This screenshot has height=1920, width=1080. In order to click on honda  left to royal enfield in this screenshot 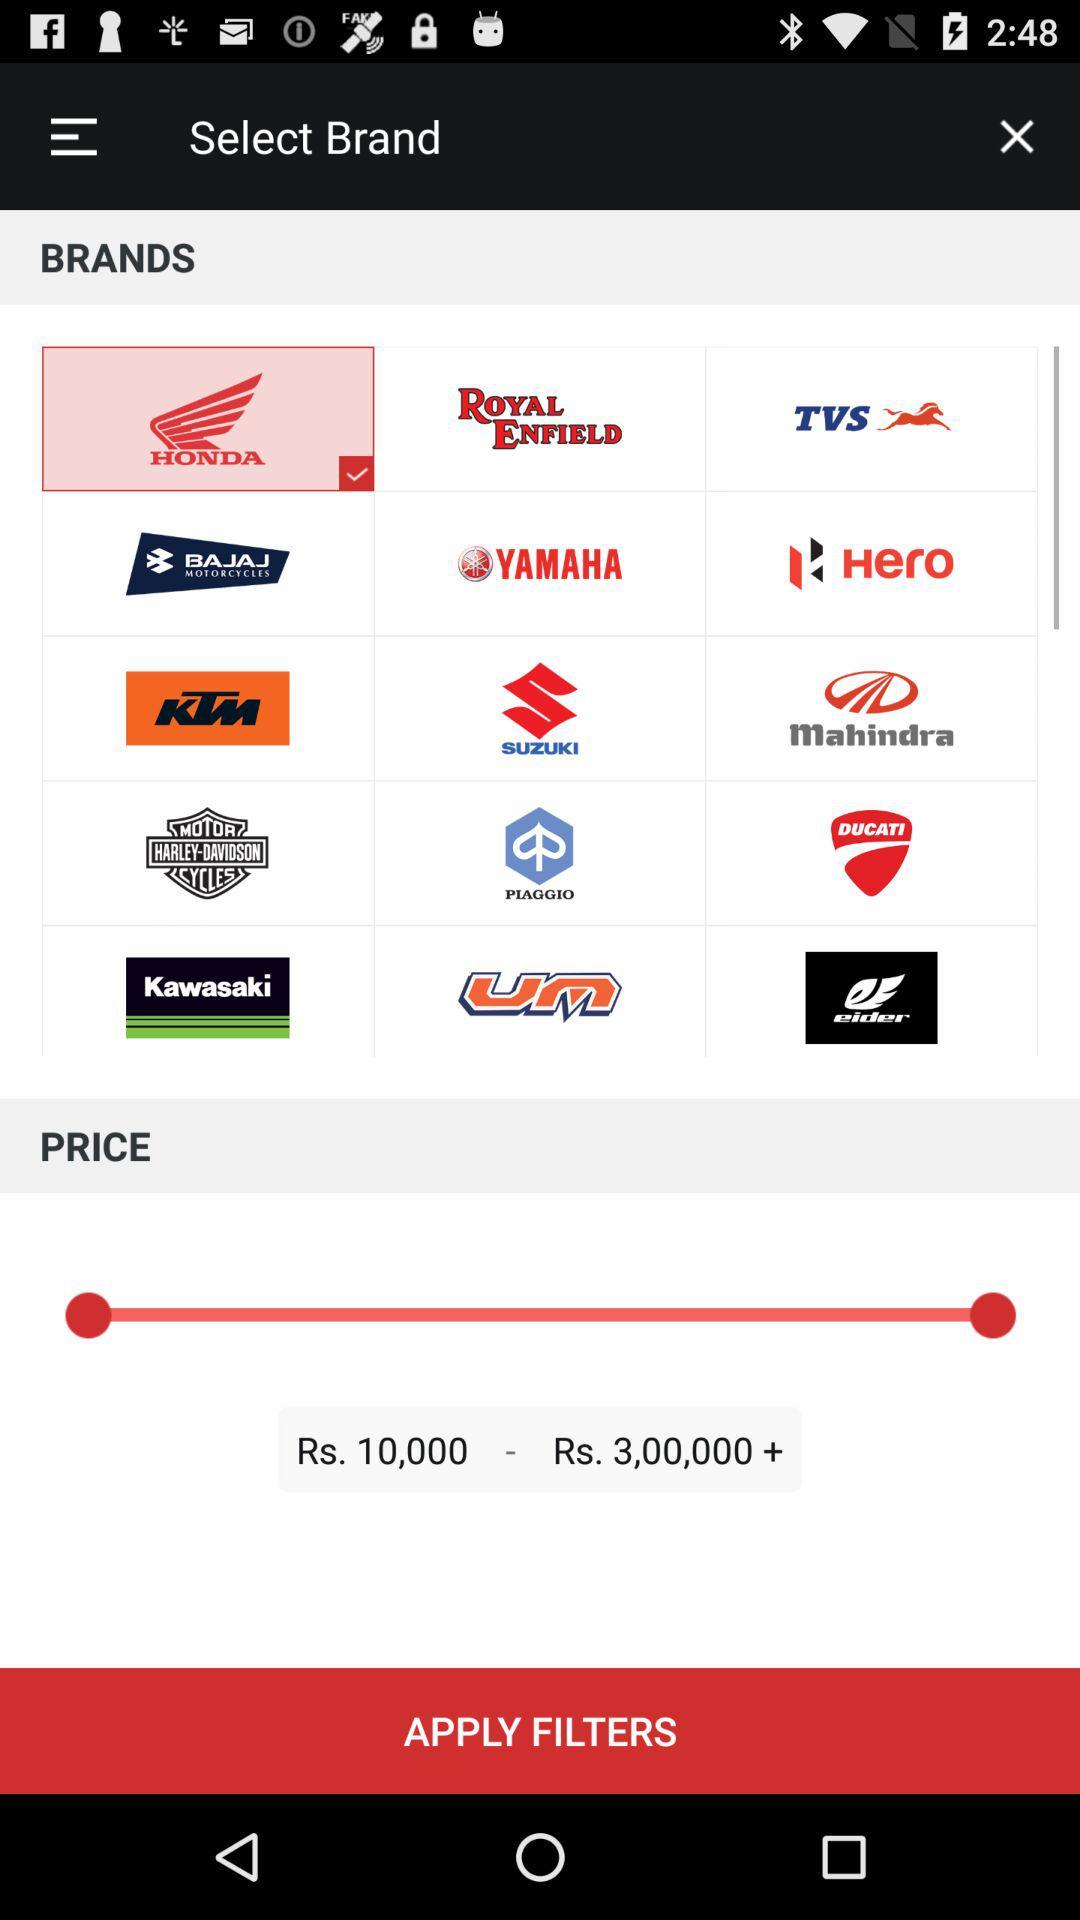, I will do `click(540, 991)`.